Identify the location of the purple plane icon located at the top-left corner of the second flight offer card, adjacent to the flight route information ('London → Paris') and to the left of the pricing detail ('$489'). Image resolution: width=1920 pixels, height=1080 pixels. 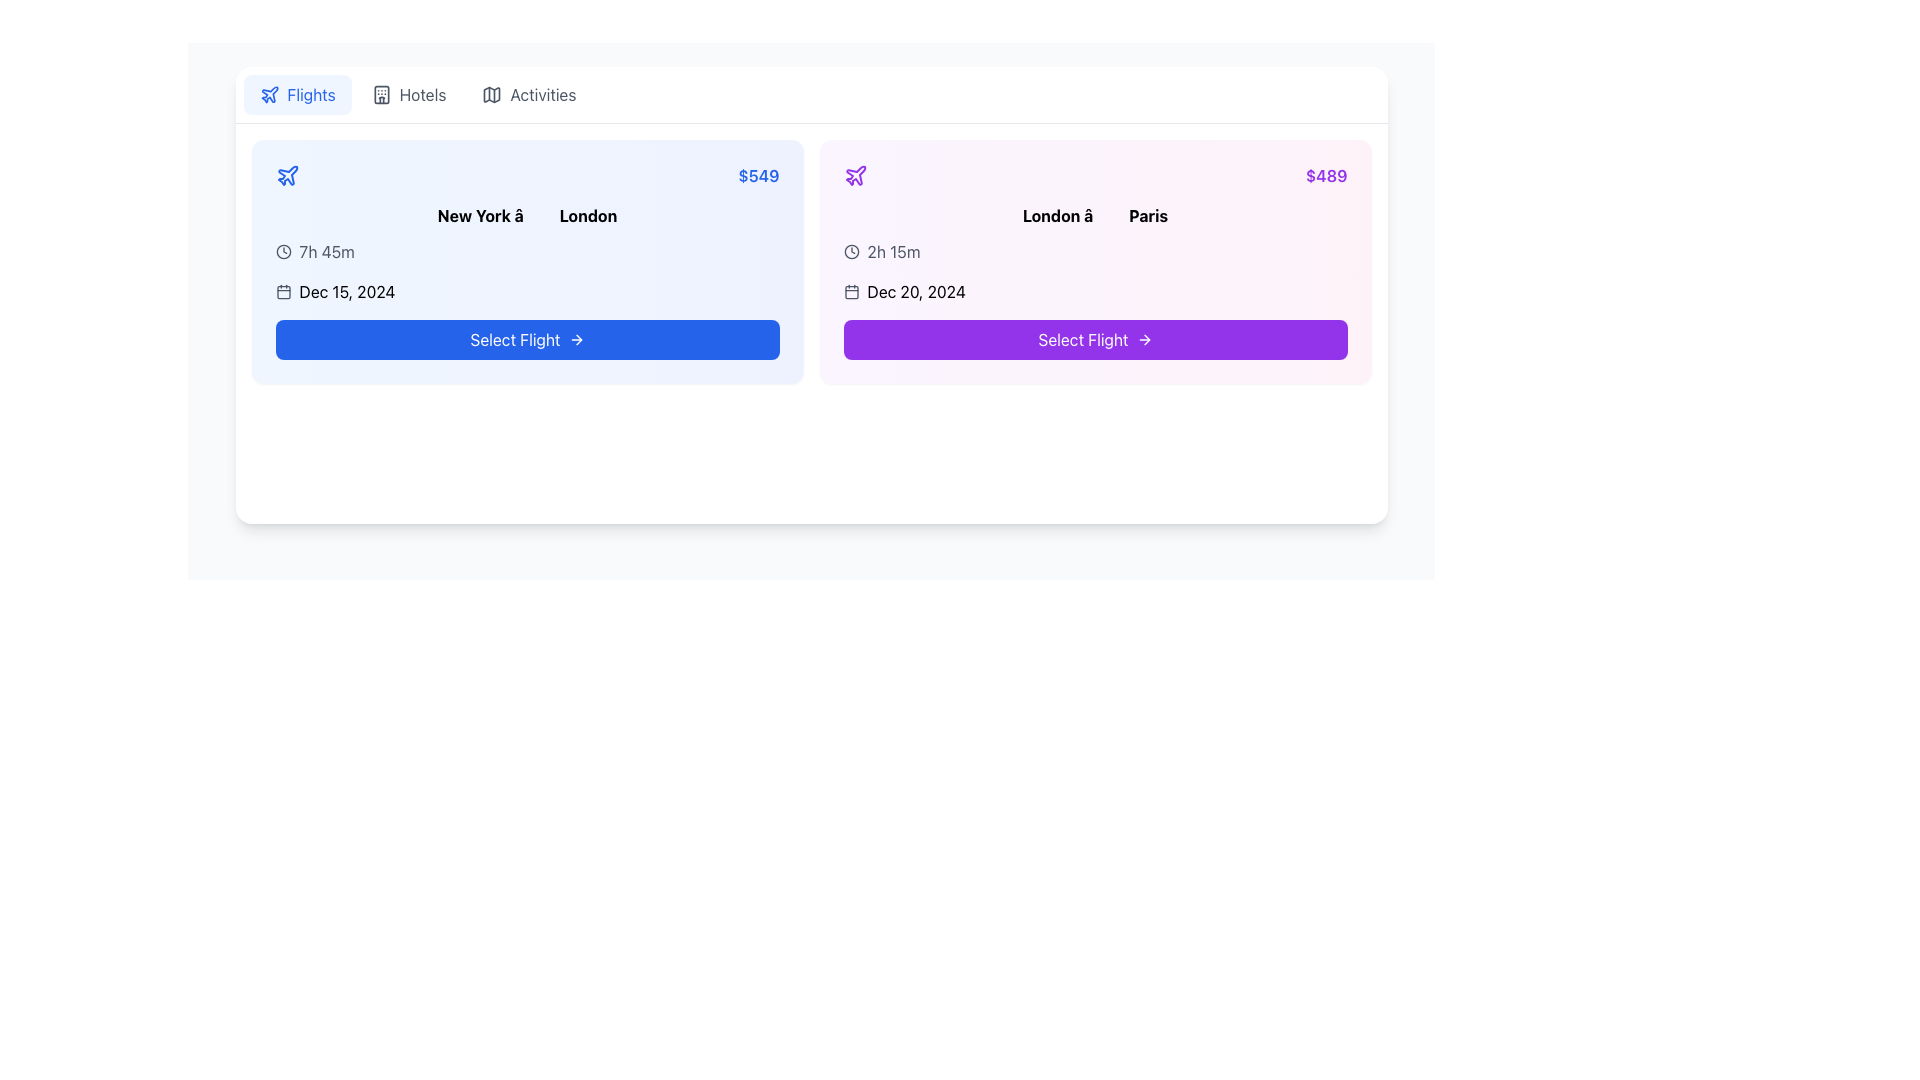
(855, 175).